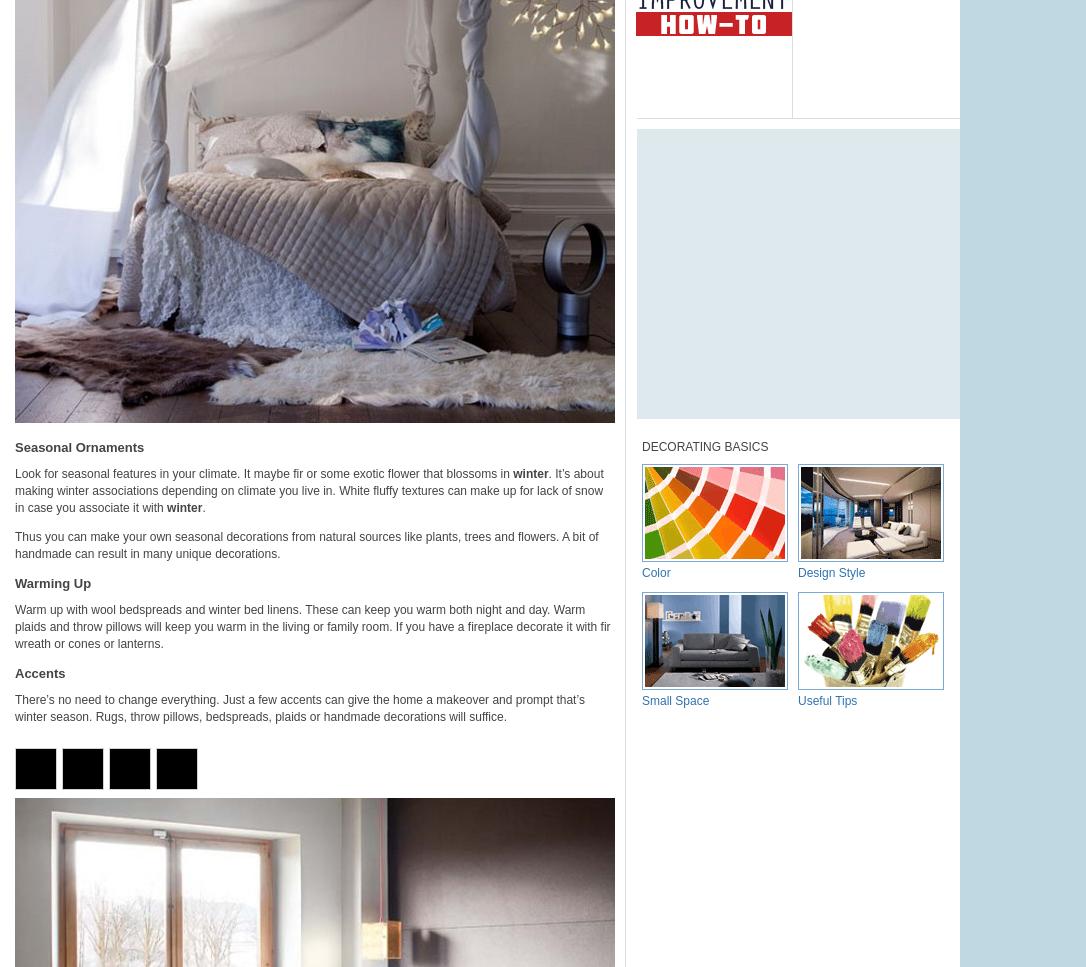 This screenshot has height=967, width=1086. I want to click on 'Warm up with wool bedspreads and winter bed linens. These can keep you warm both night and day. Warm plaids and throw pillows will keep you warm in the living or family room. If you have a fireplace decorate it with fir wreath or cones or lanterns.', so click(311, 627).